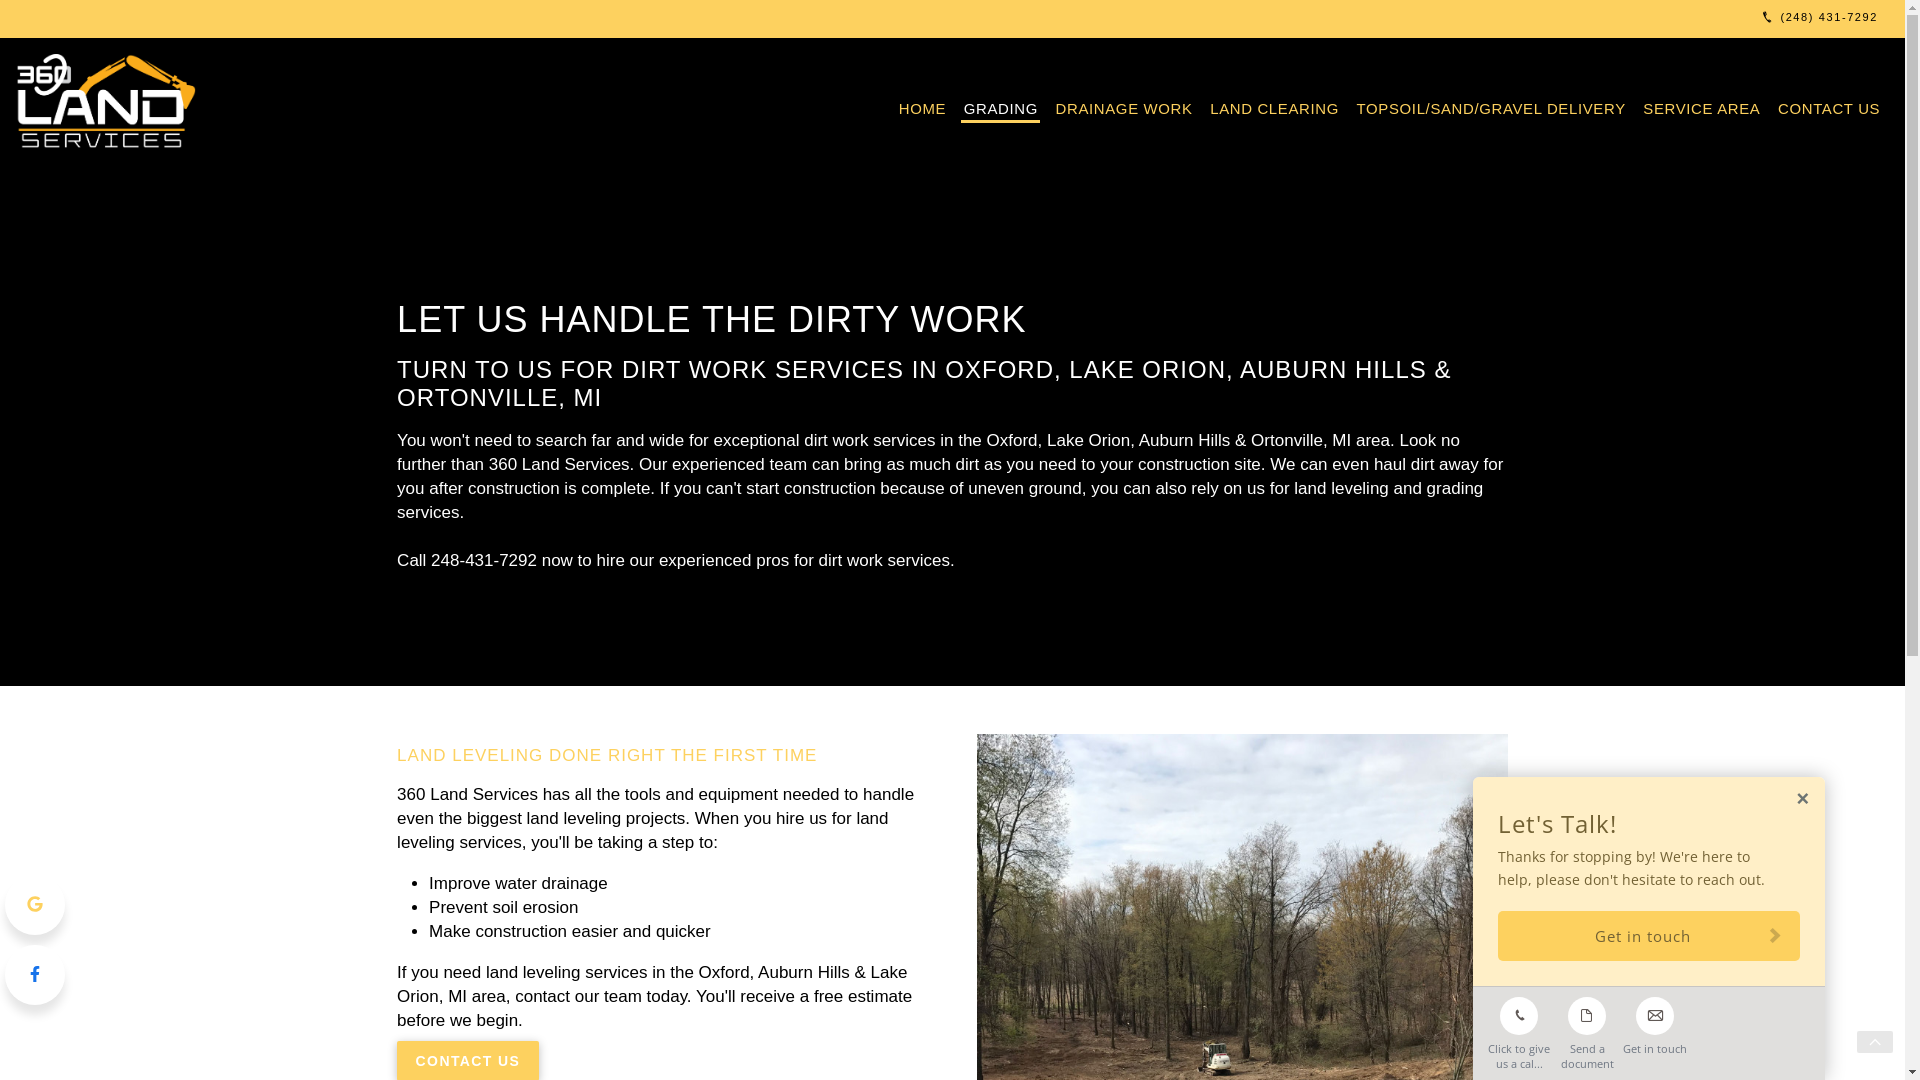 This screenshot has height=1080, width=1920. I want to click on 'SERVICE AREA', so click(1701, 104).